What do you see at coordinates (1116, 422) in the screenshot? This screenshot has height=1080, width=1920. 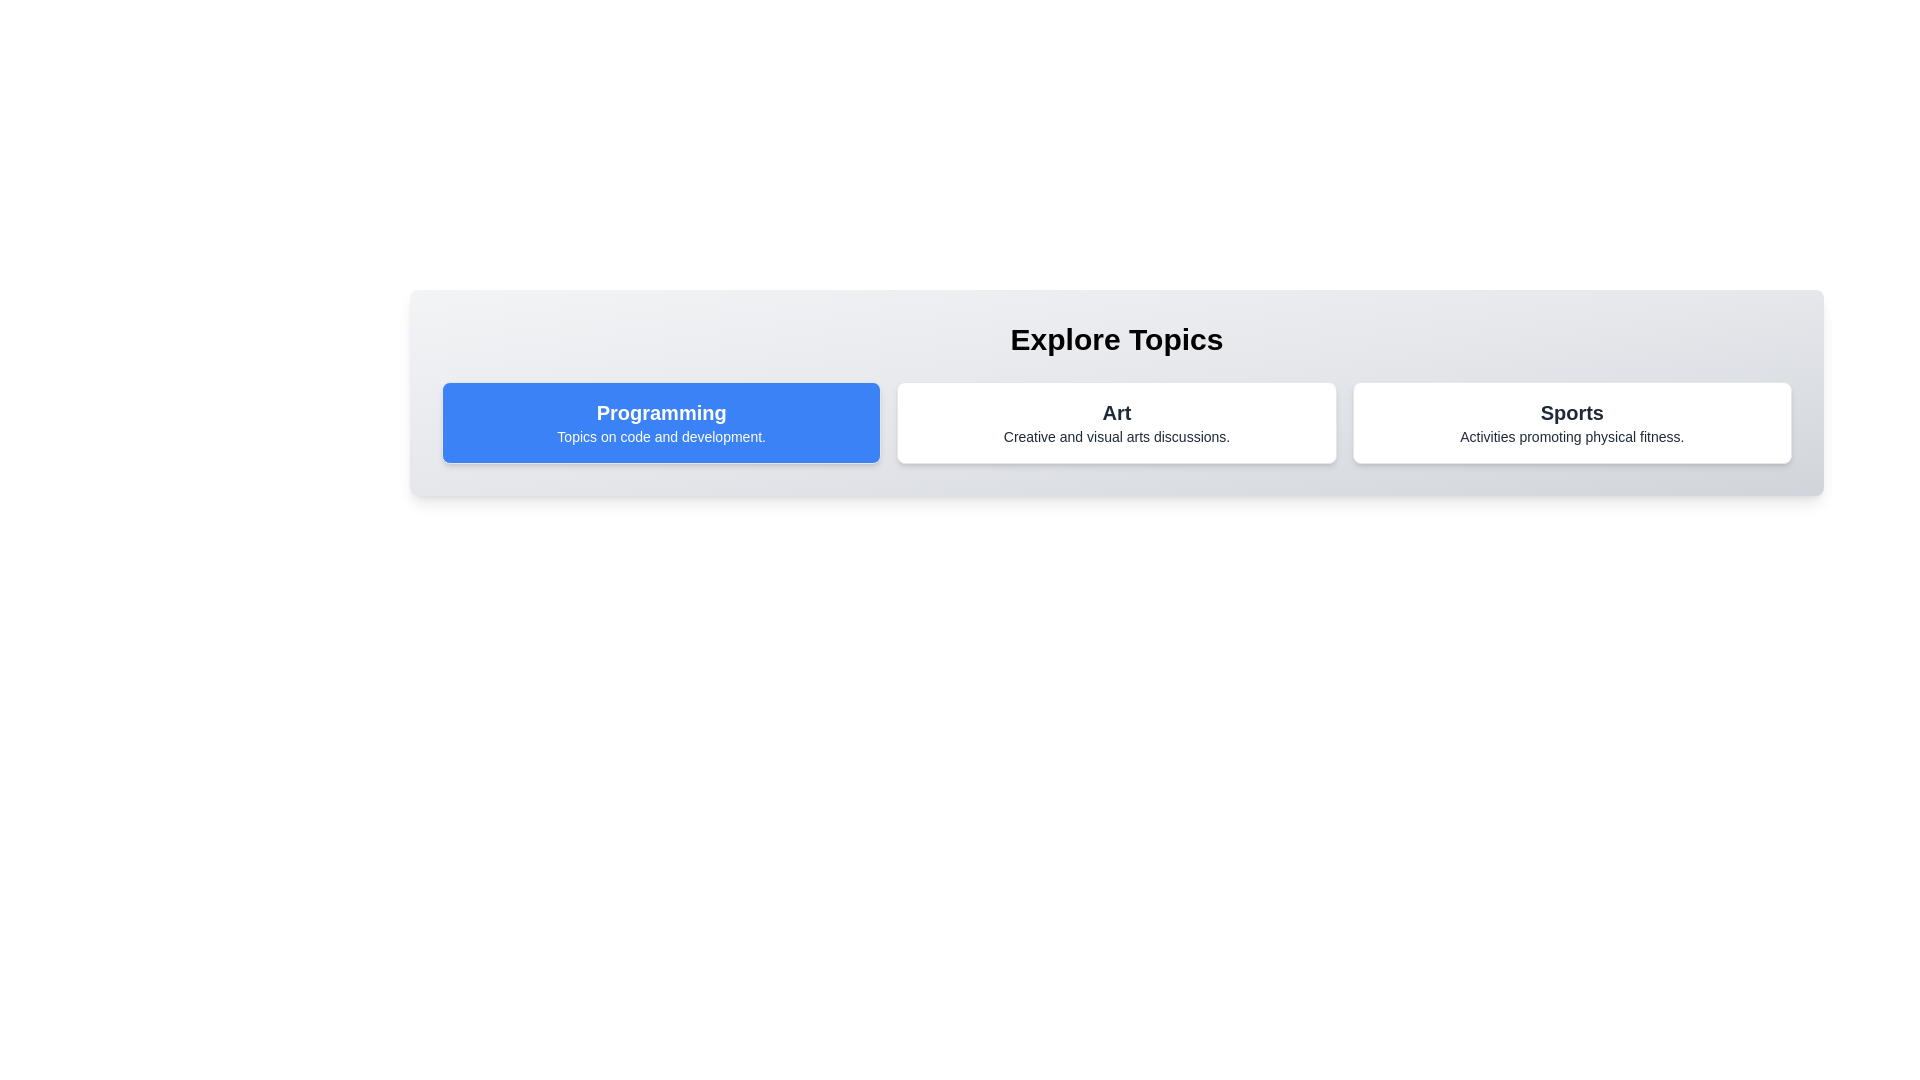 I see `the topic card labeled 'Art'` at bounding box center [1116, 422].